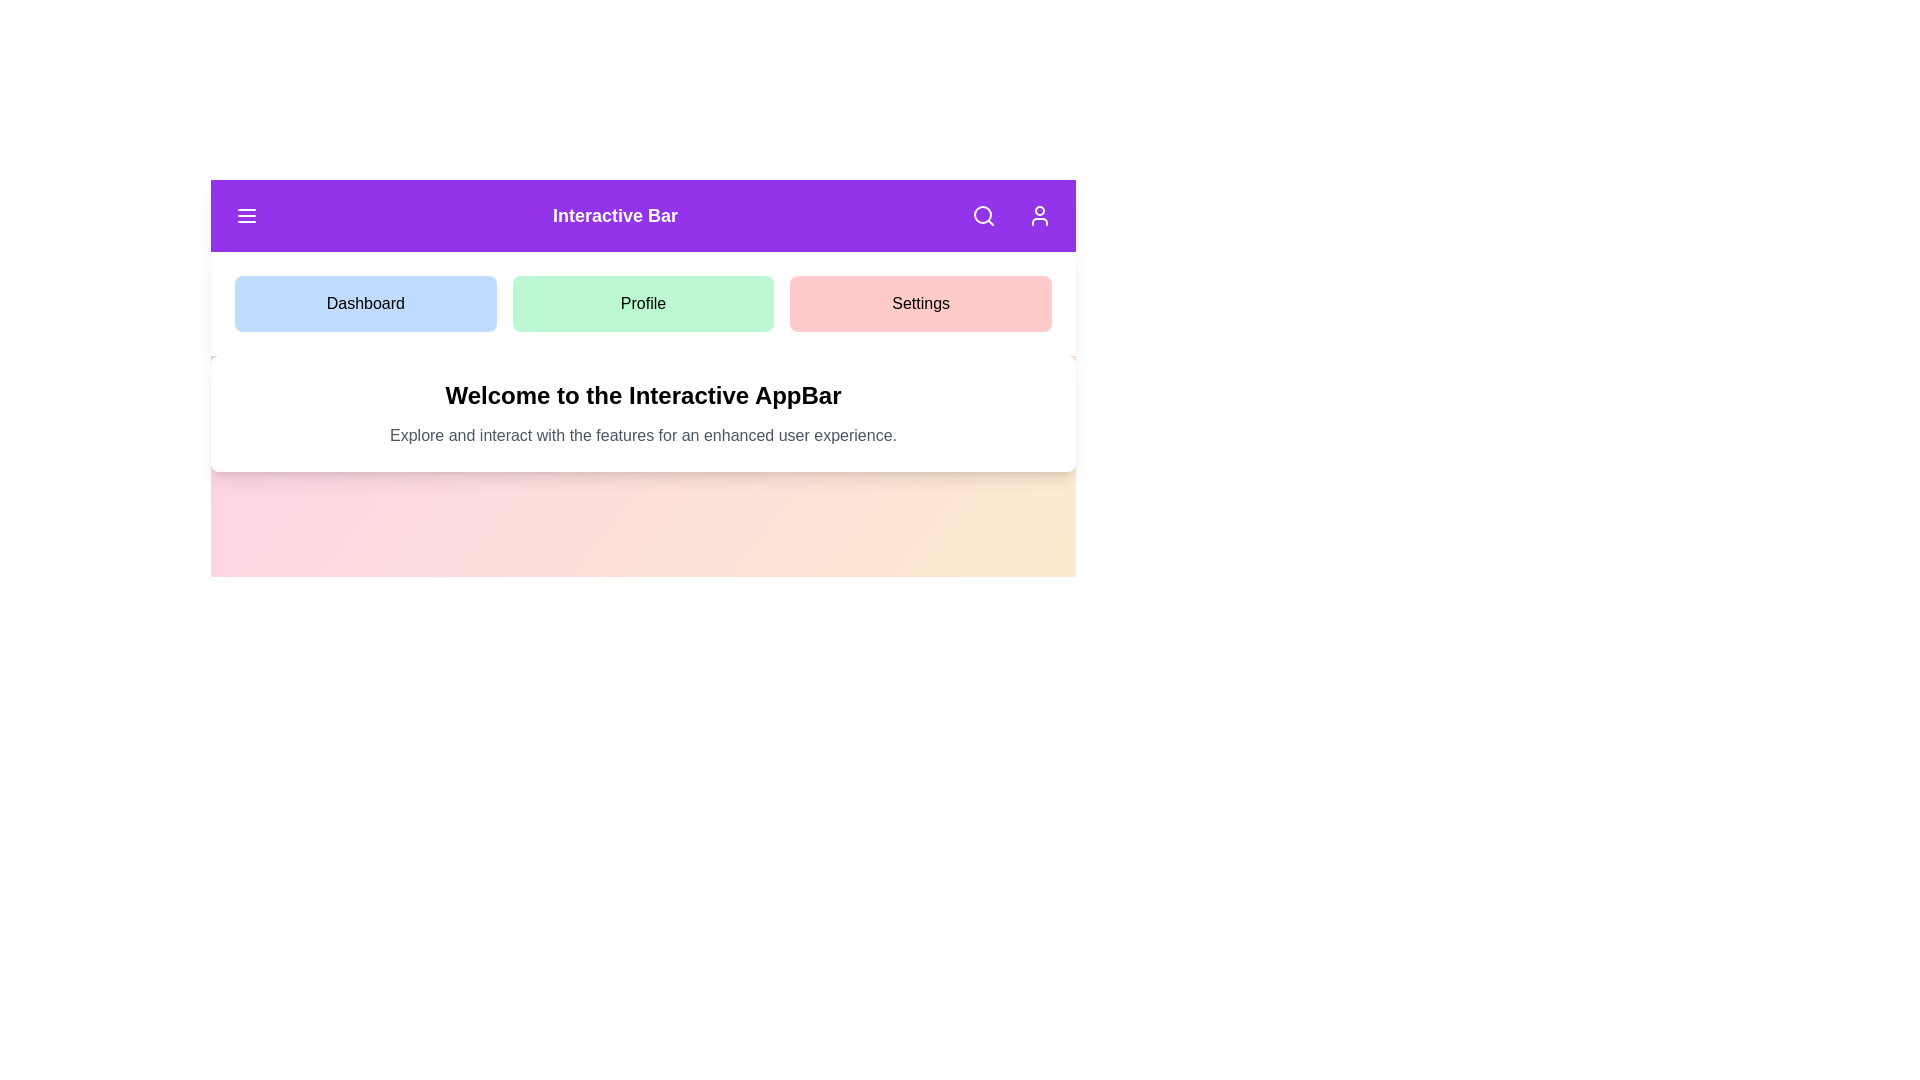  I want to click on the blue button labeled 'Dashboard' to navigate to the Dashboard section, so click(364, 304).